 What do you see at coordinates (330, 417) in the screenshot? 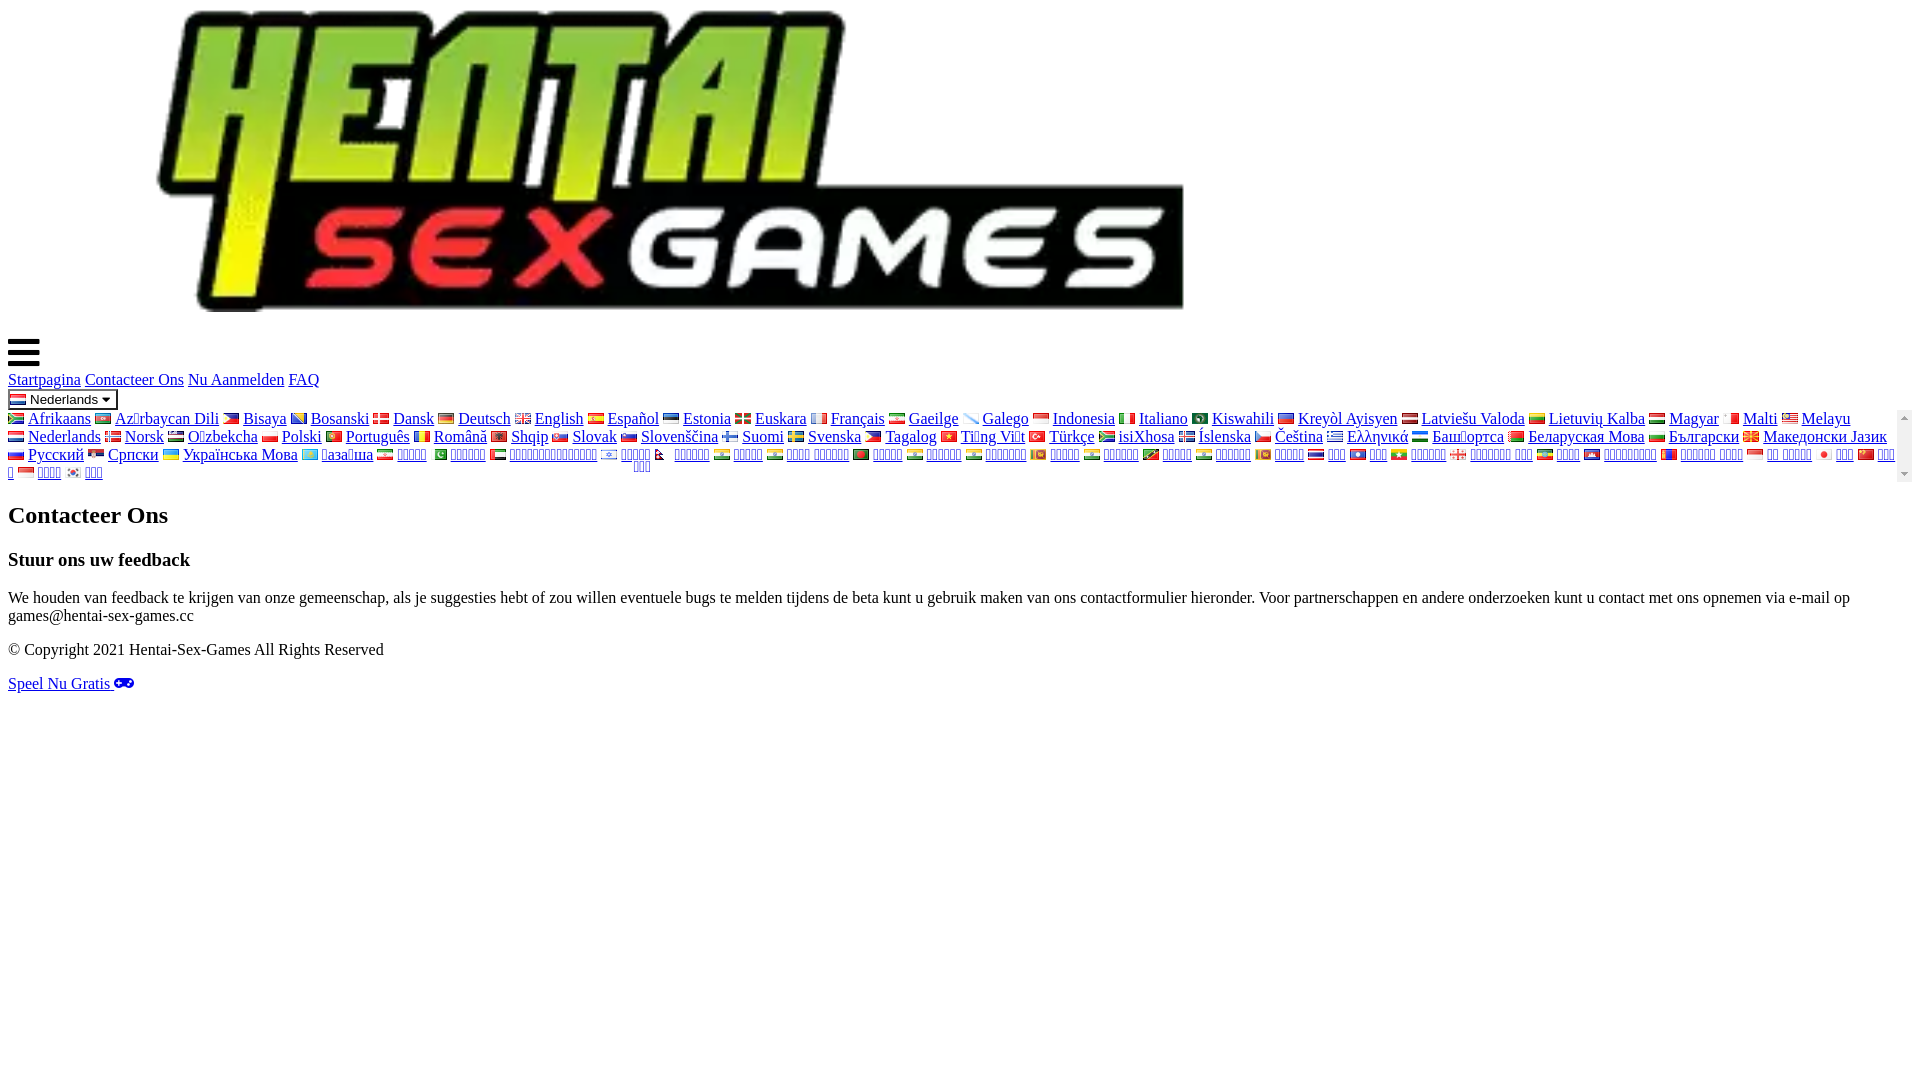
I see `'Bosanski'` at bounding box center [330, 417].